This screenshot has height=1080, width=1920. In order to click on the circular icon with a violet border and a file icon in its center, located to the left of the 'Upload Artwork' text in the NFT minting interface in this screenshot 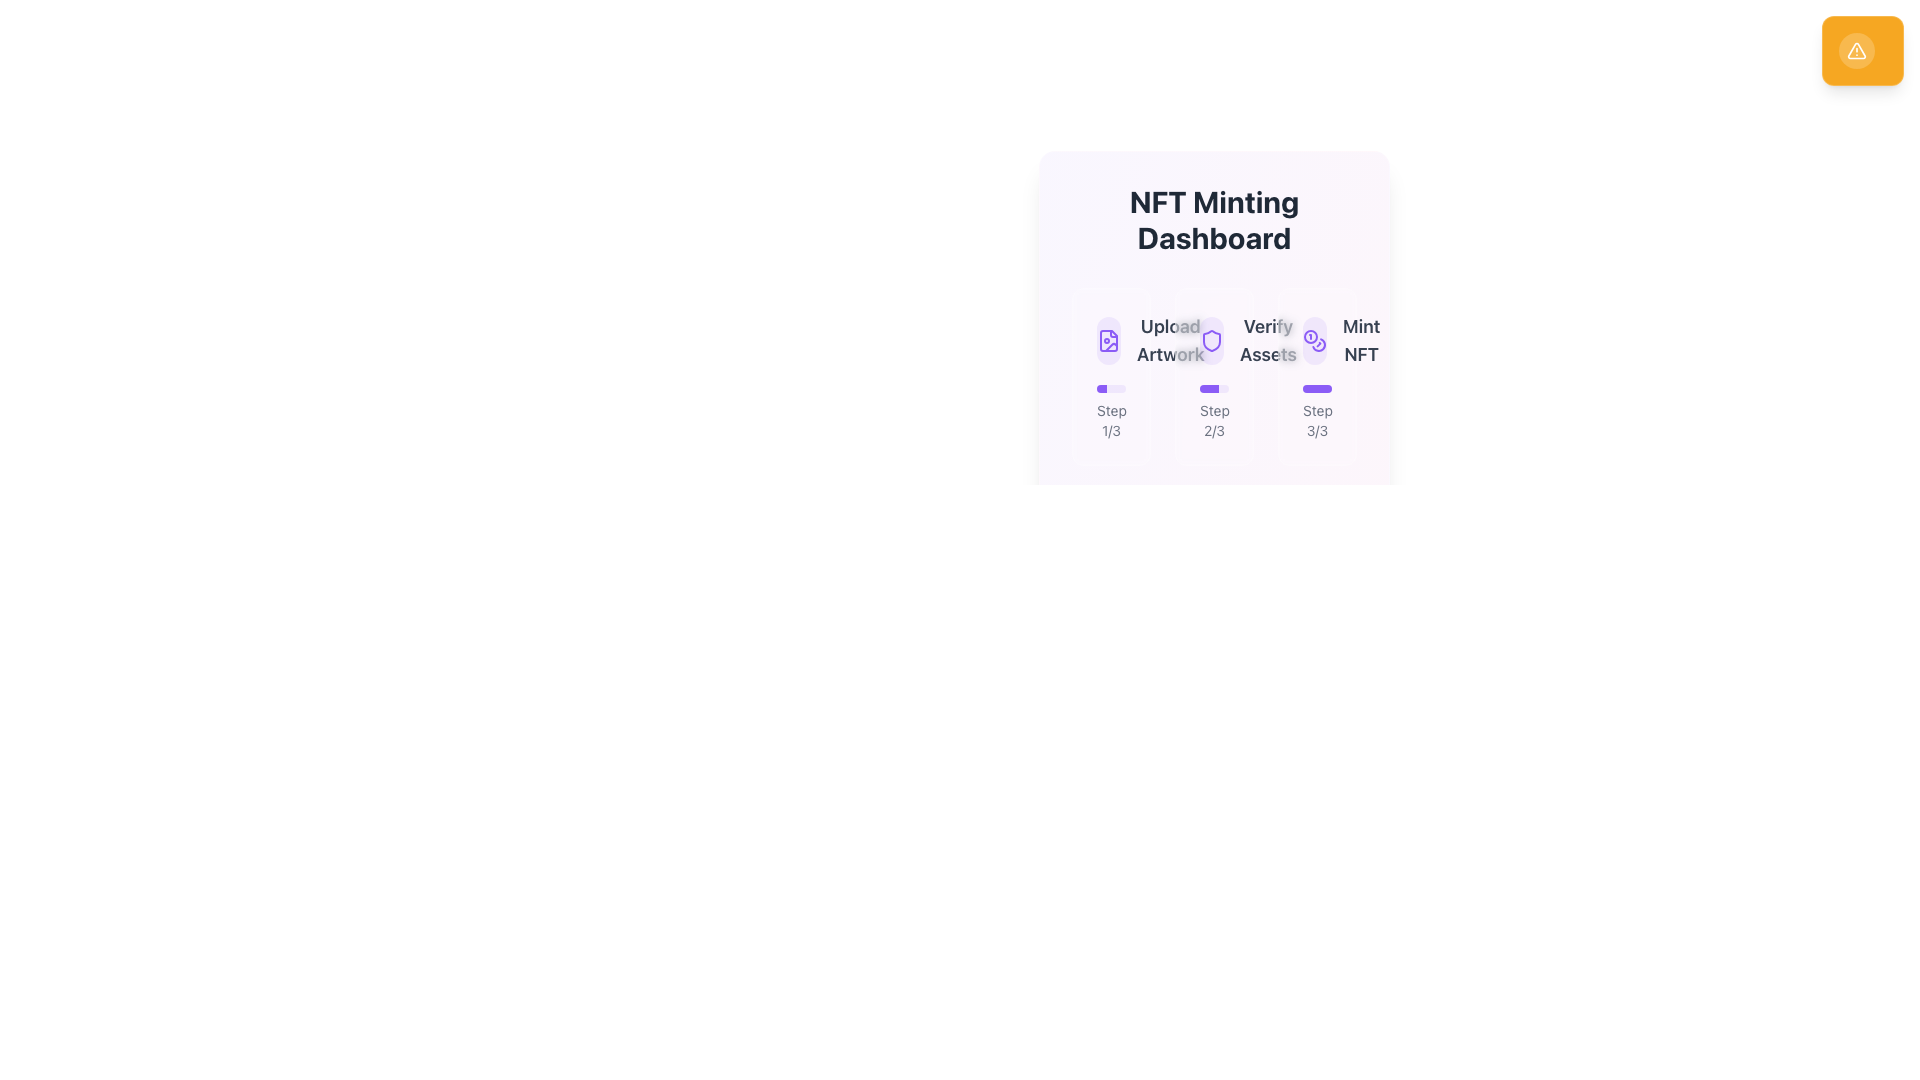, I will do `click(1107, 339)`.